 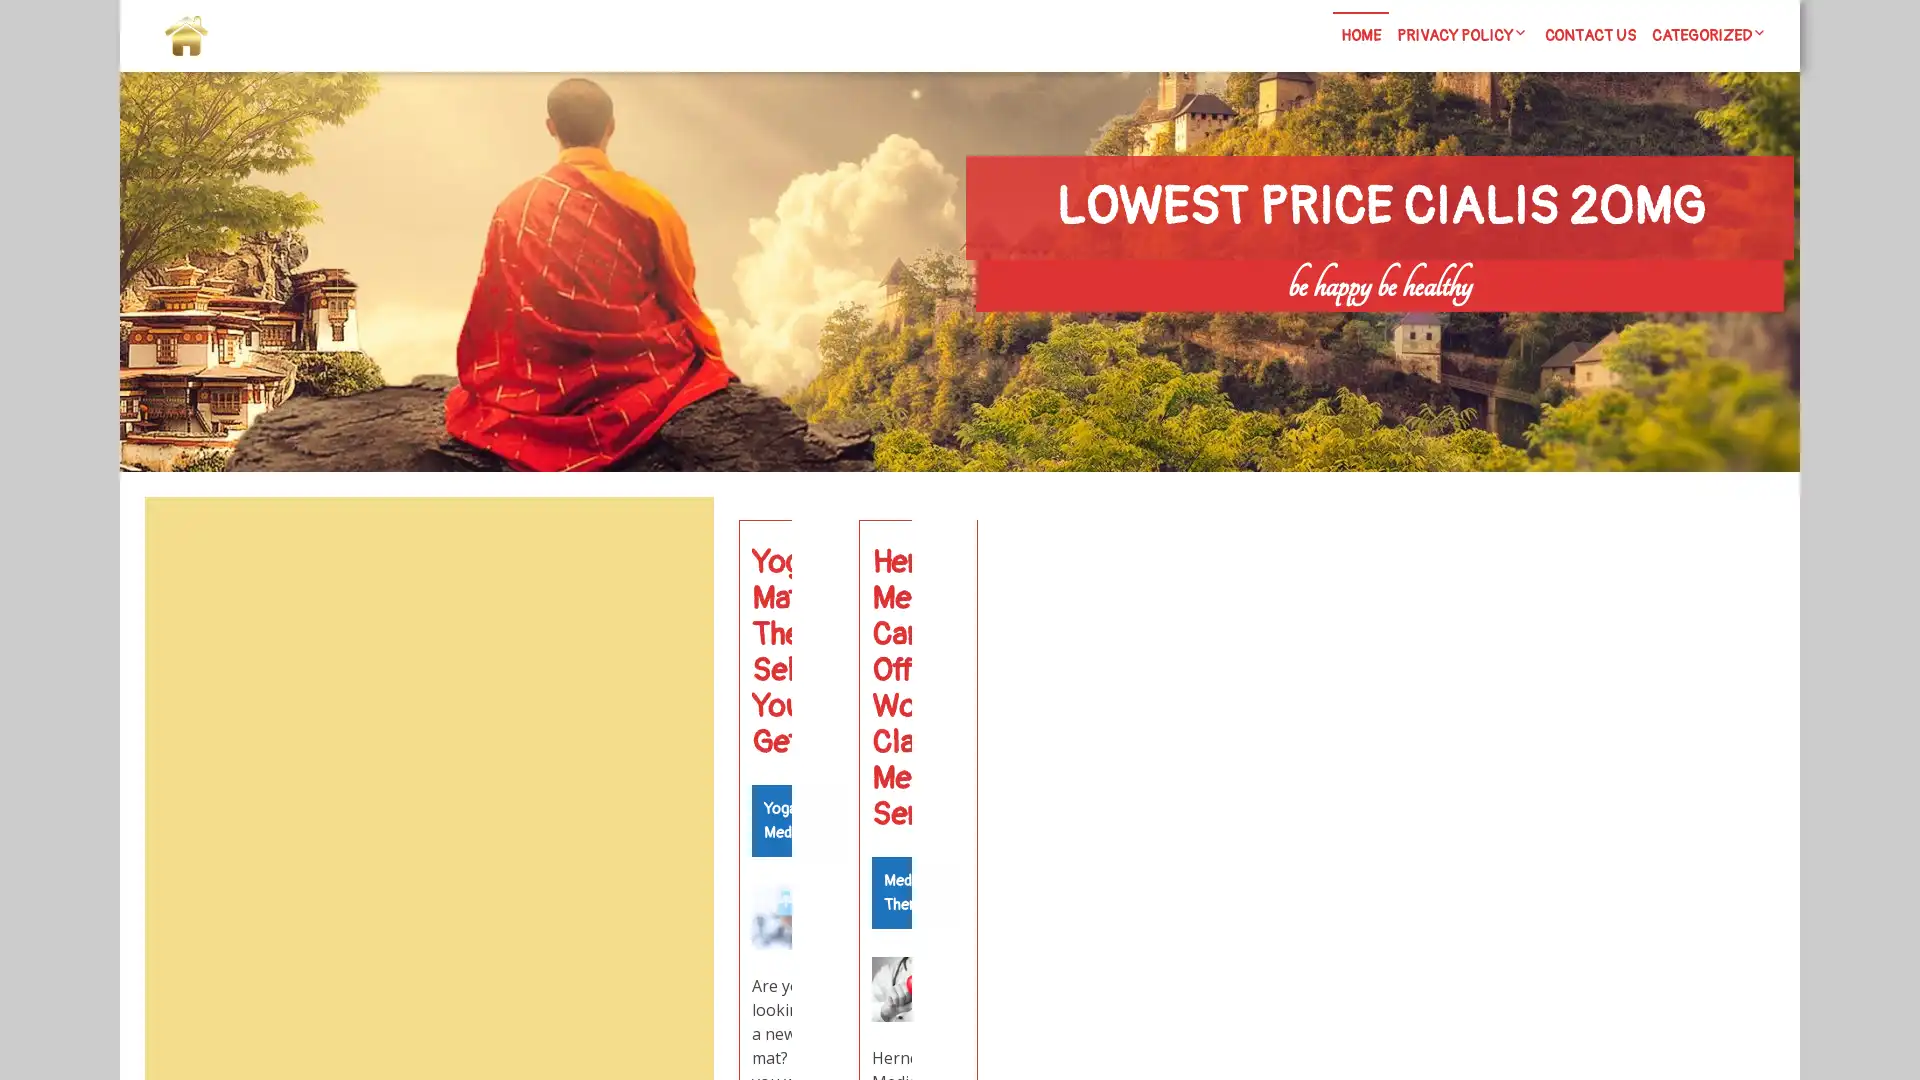 I want to click on Search, so click(x=1557, y=327).